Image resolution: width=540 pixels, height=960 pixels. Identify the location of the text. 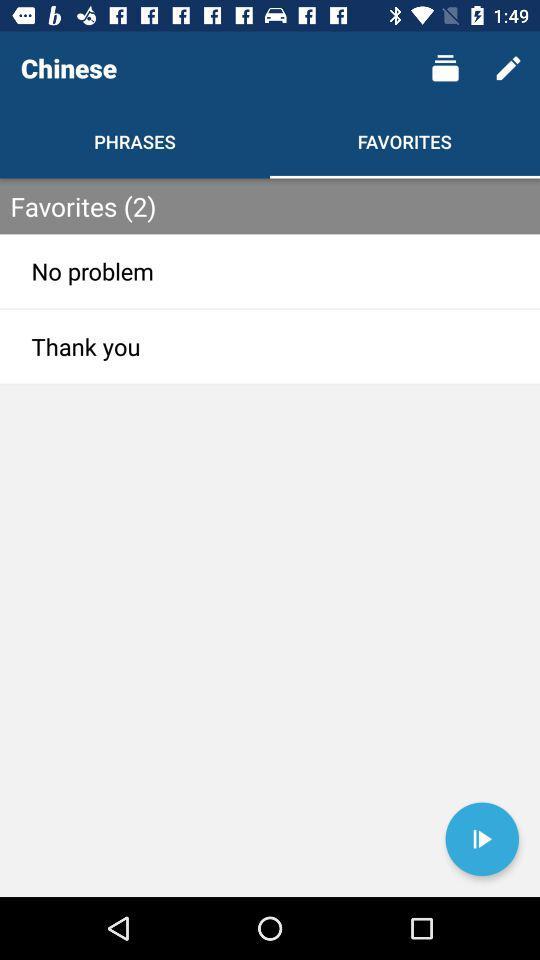
(481, 839).